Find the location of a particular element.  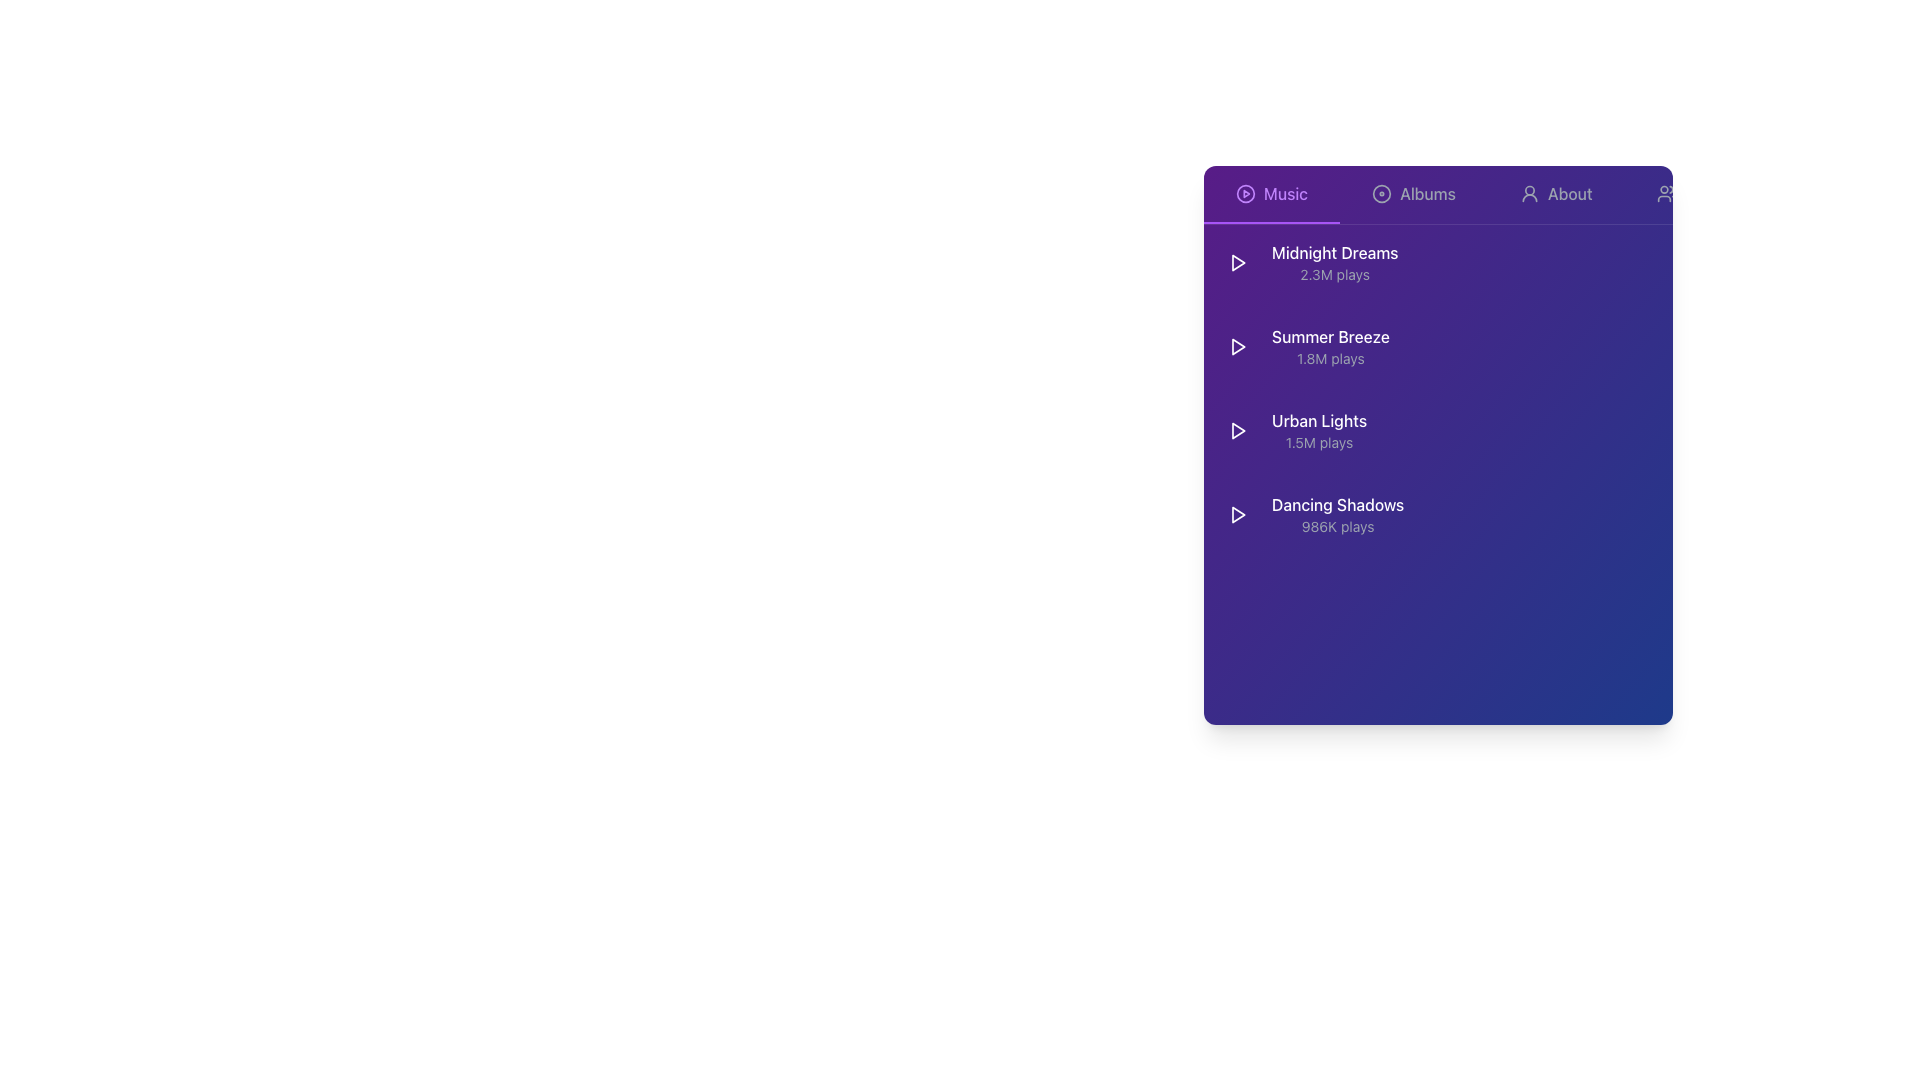

the Circle graphic element located in the top navigation bar, which is positioned to the left of the 'Music' tab is located at coordinates (1245, 193).